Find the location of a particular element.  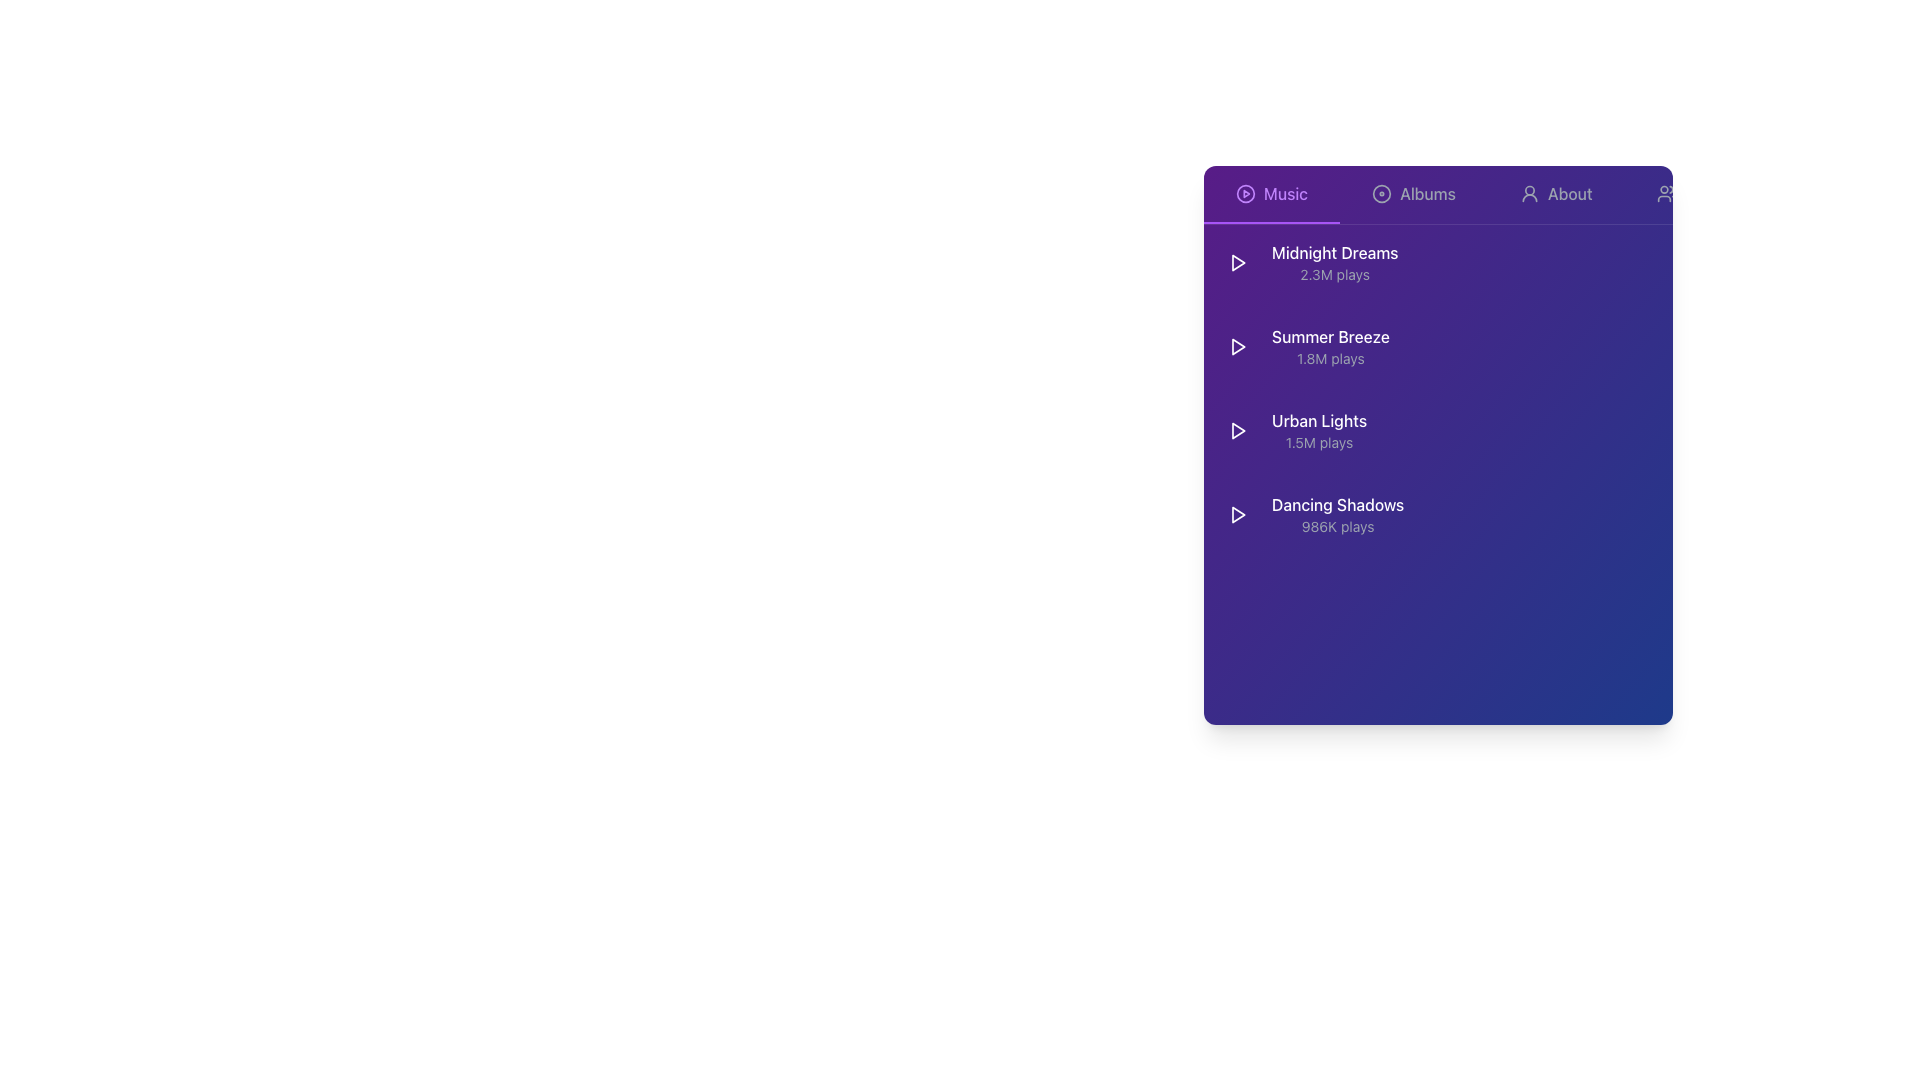

the Circle graphic element located in the top navigation bar, which is positioned to the left of the 'Music' tab is located at coordinates (1245, 193).